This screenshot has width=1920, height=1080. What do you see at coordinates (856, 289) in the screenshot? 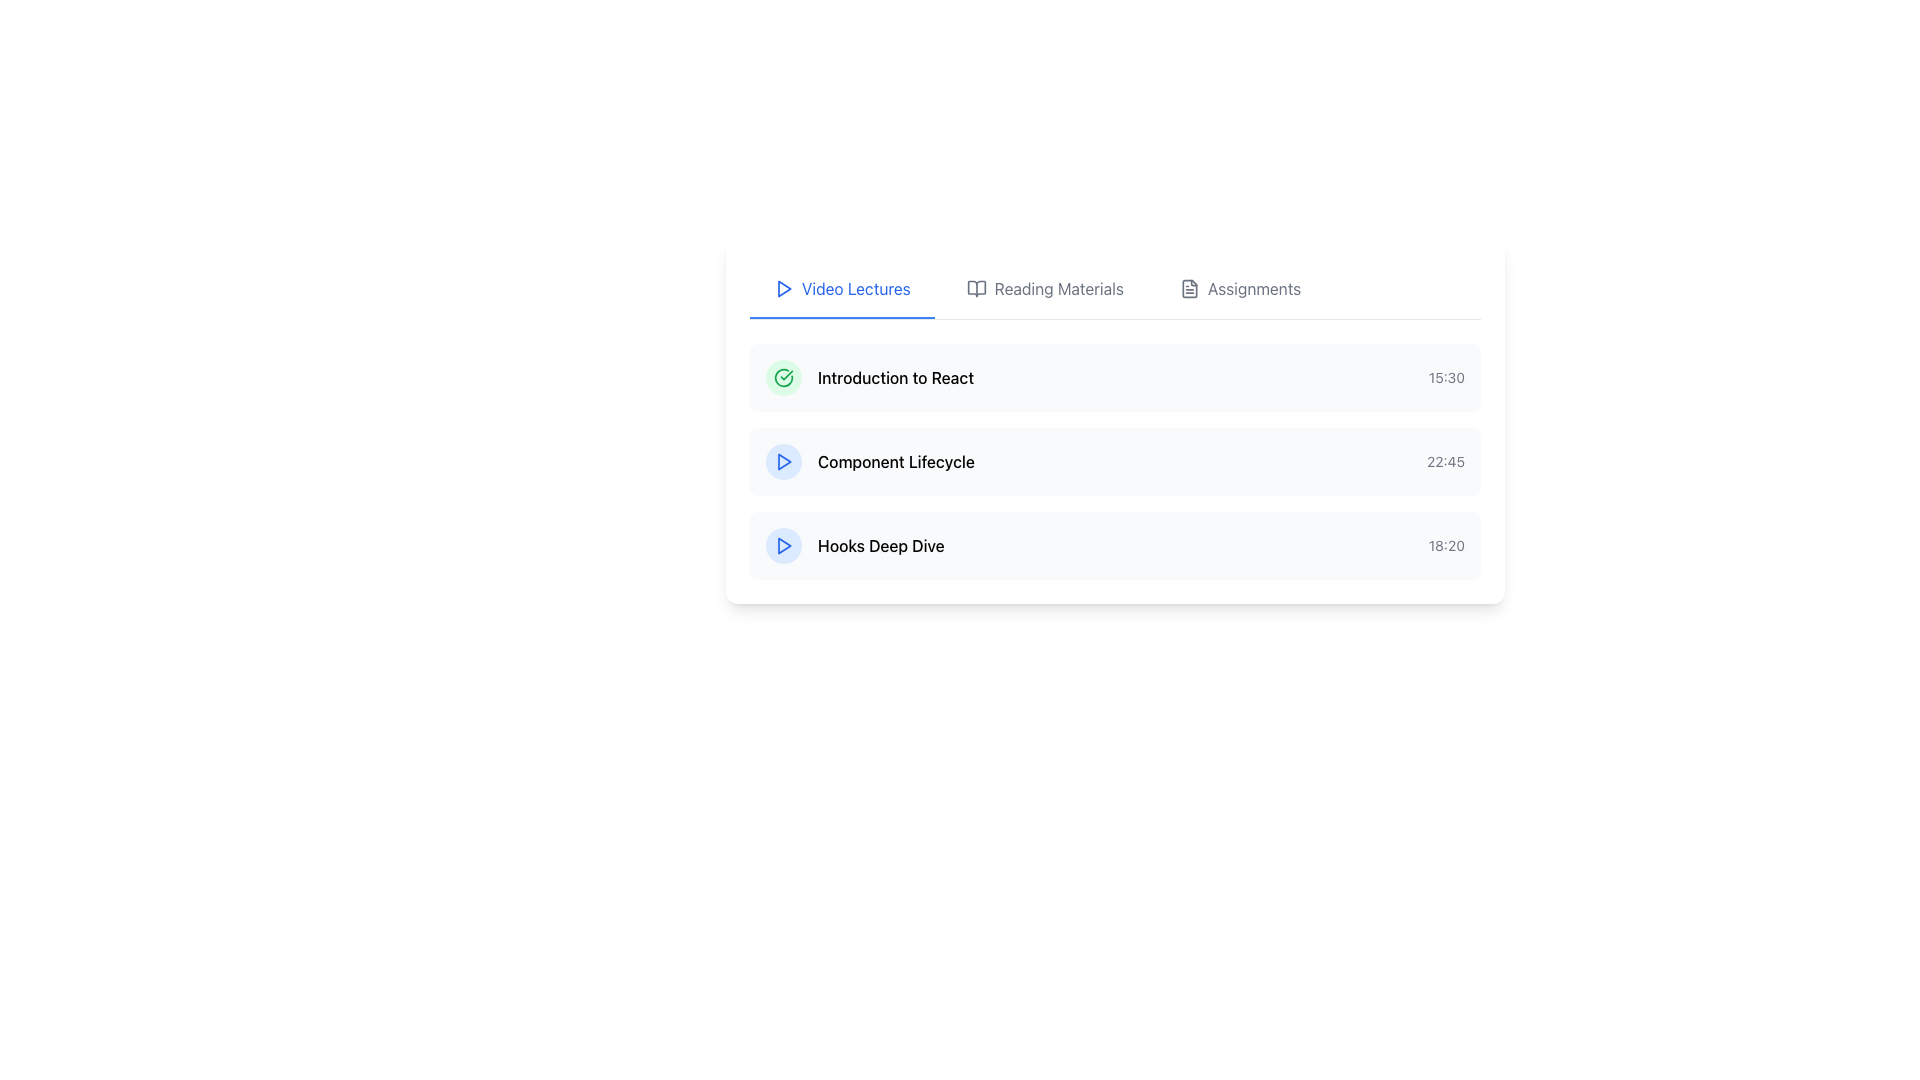
I see `the 'Video Lectures' navigation menu item, which is styled in blue and underlined` at bounding box center [856, 289].